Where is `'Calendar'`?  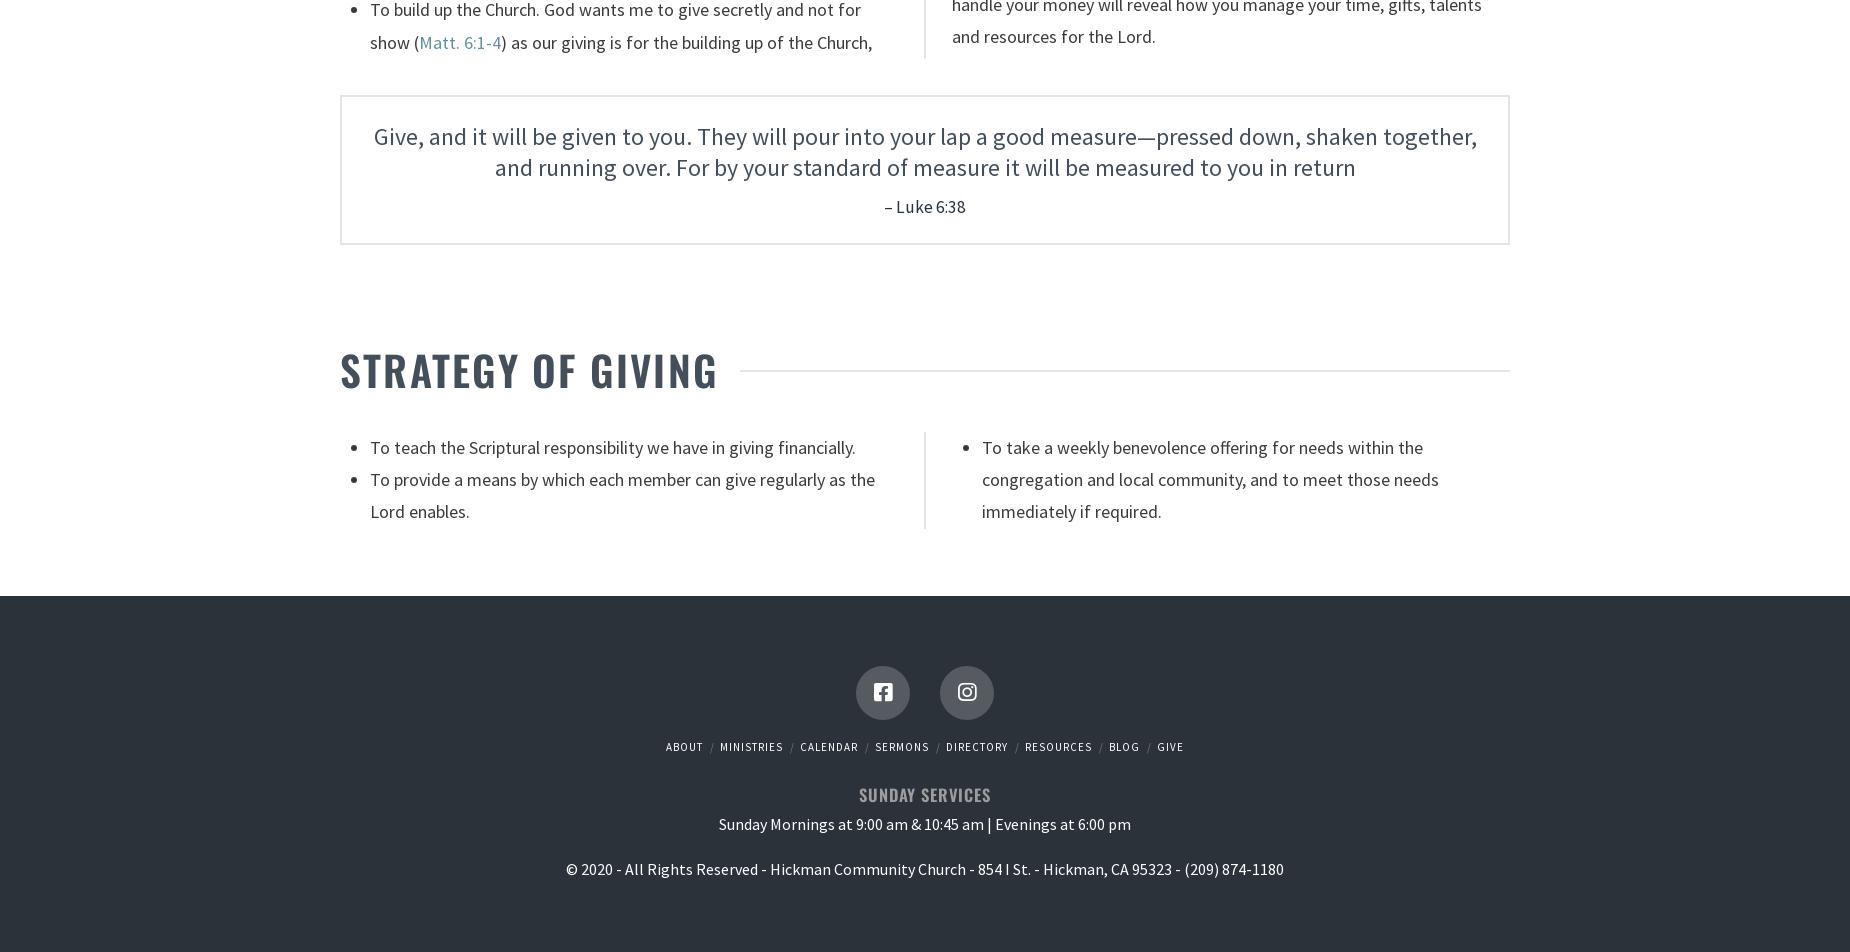
'Calendar' is located at coordinates (828, 745).